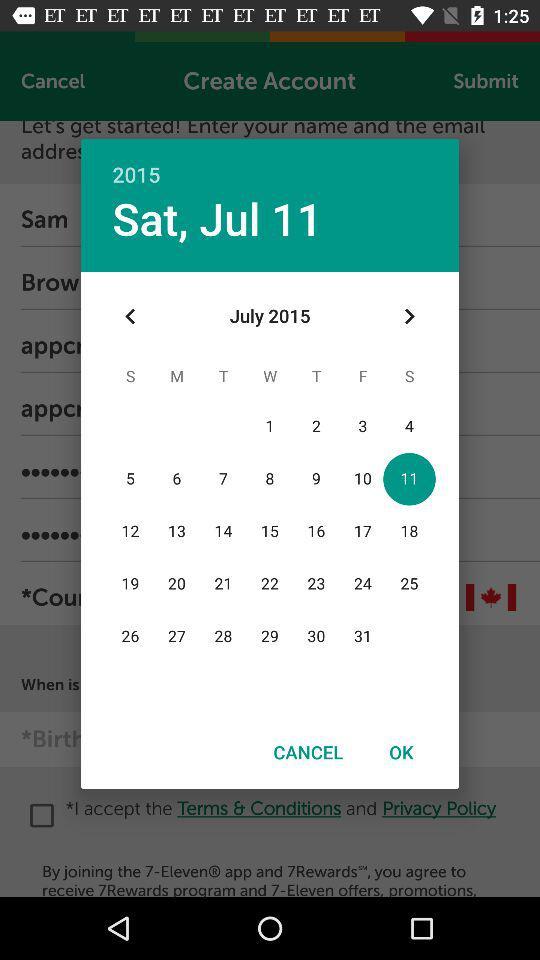 The image size is (540, 960). I want to click on 2015 icon, so click(270, 162).